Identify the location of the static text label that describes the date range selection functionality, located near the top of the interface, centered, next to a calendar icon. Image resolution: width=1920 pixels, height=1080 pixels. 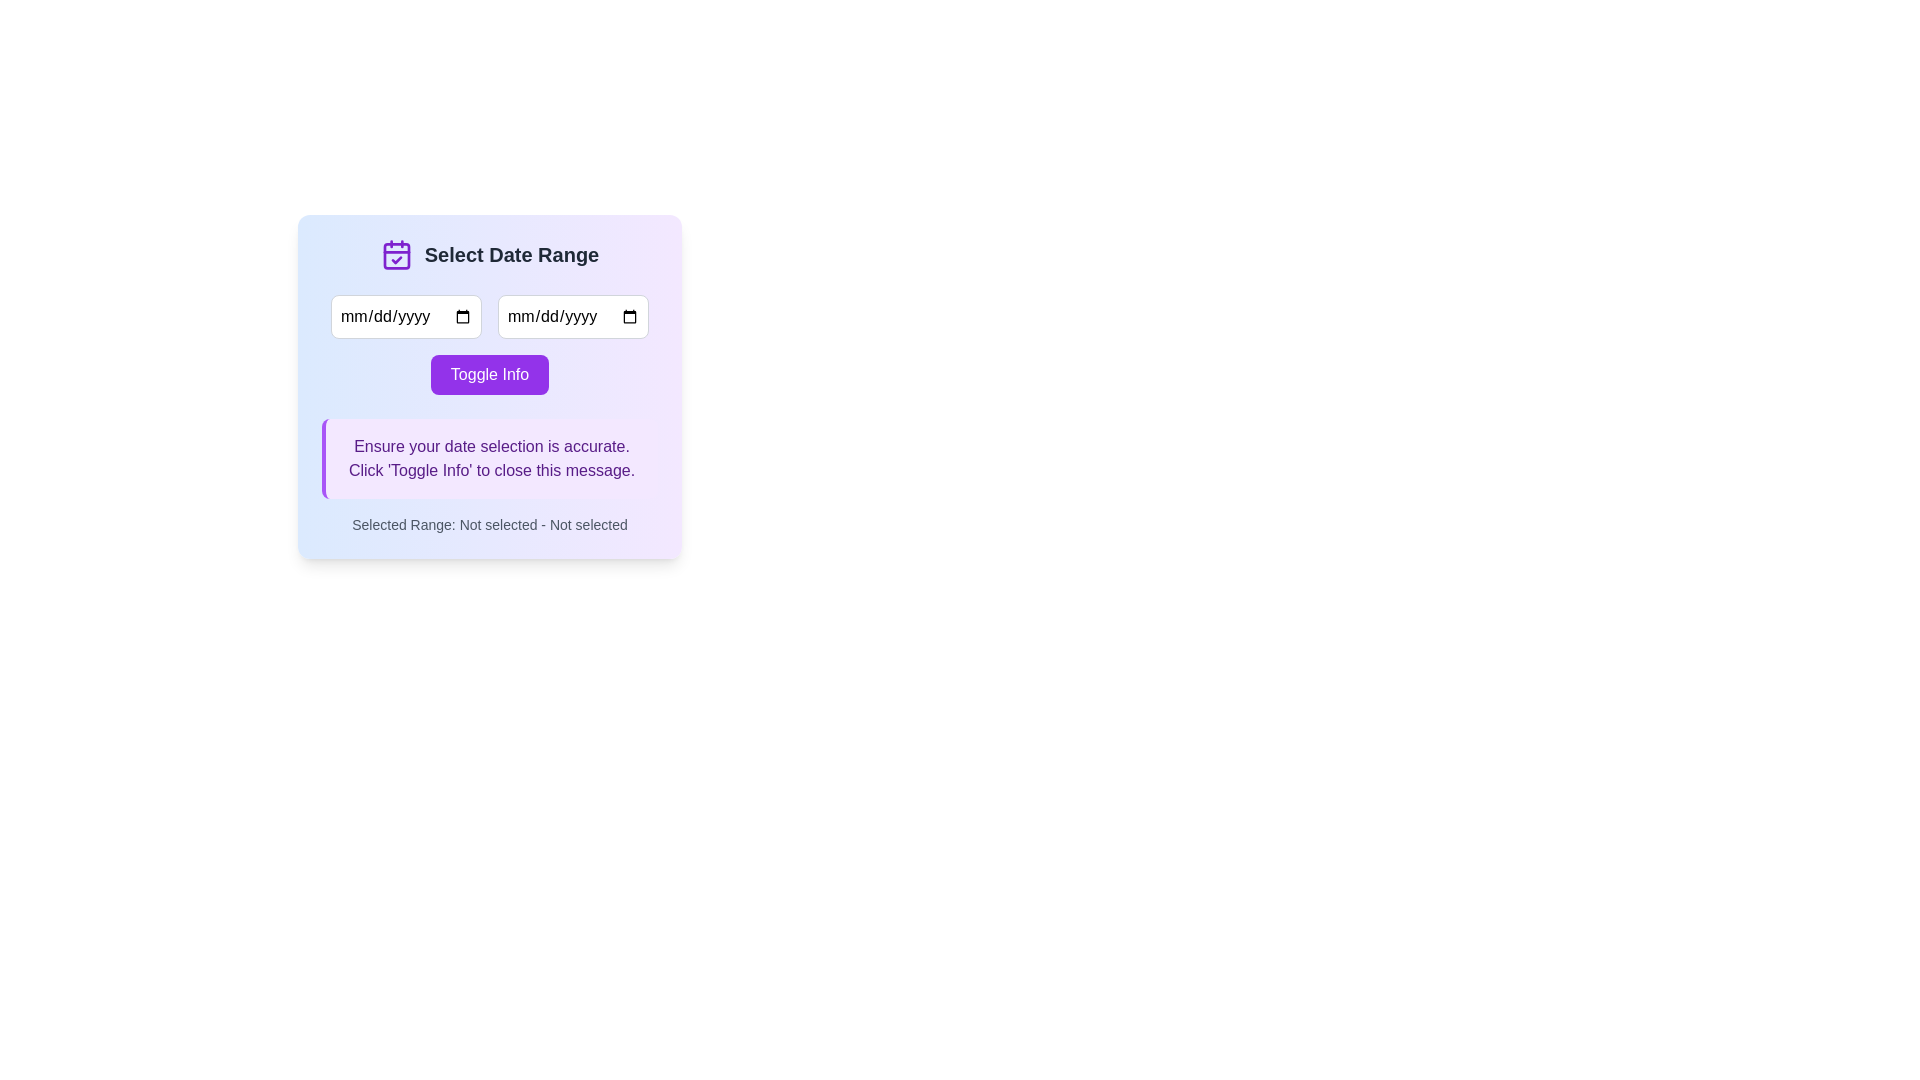
(512, 253).